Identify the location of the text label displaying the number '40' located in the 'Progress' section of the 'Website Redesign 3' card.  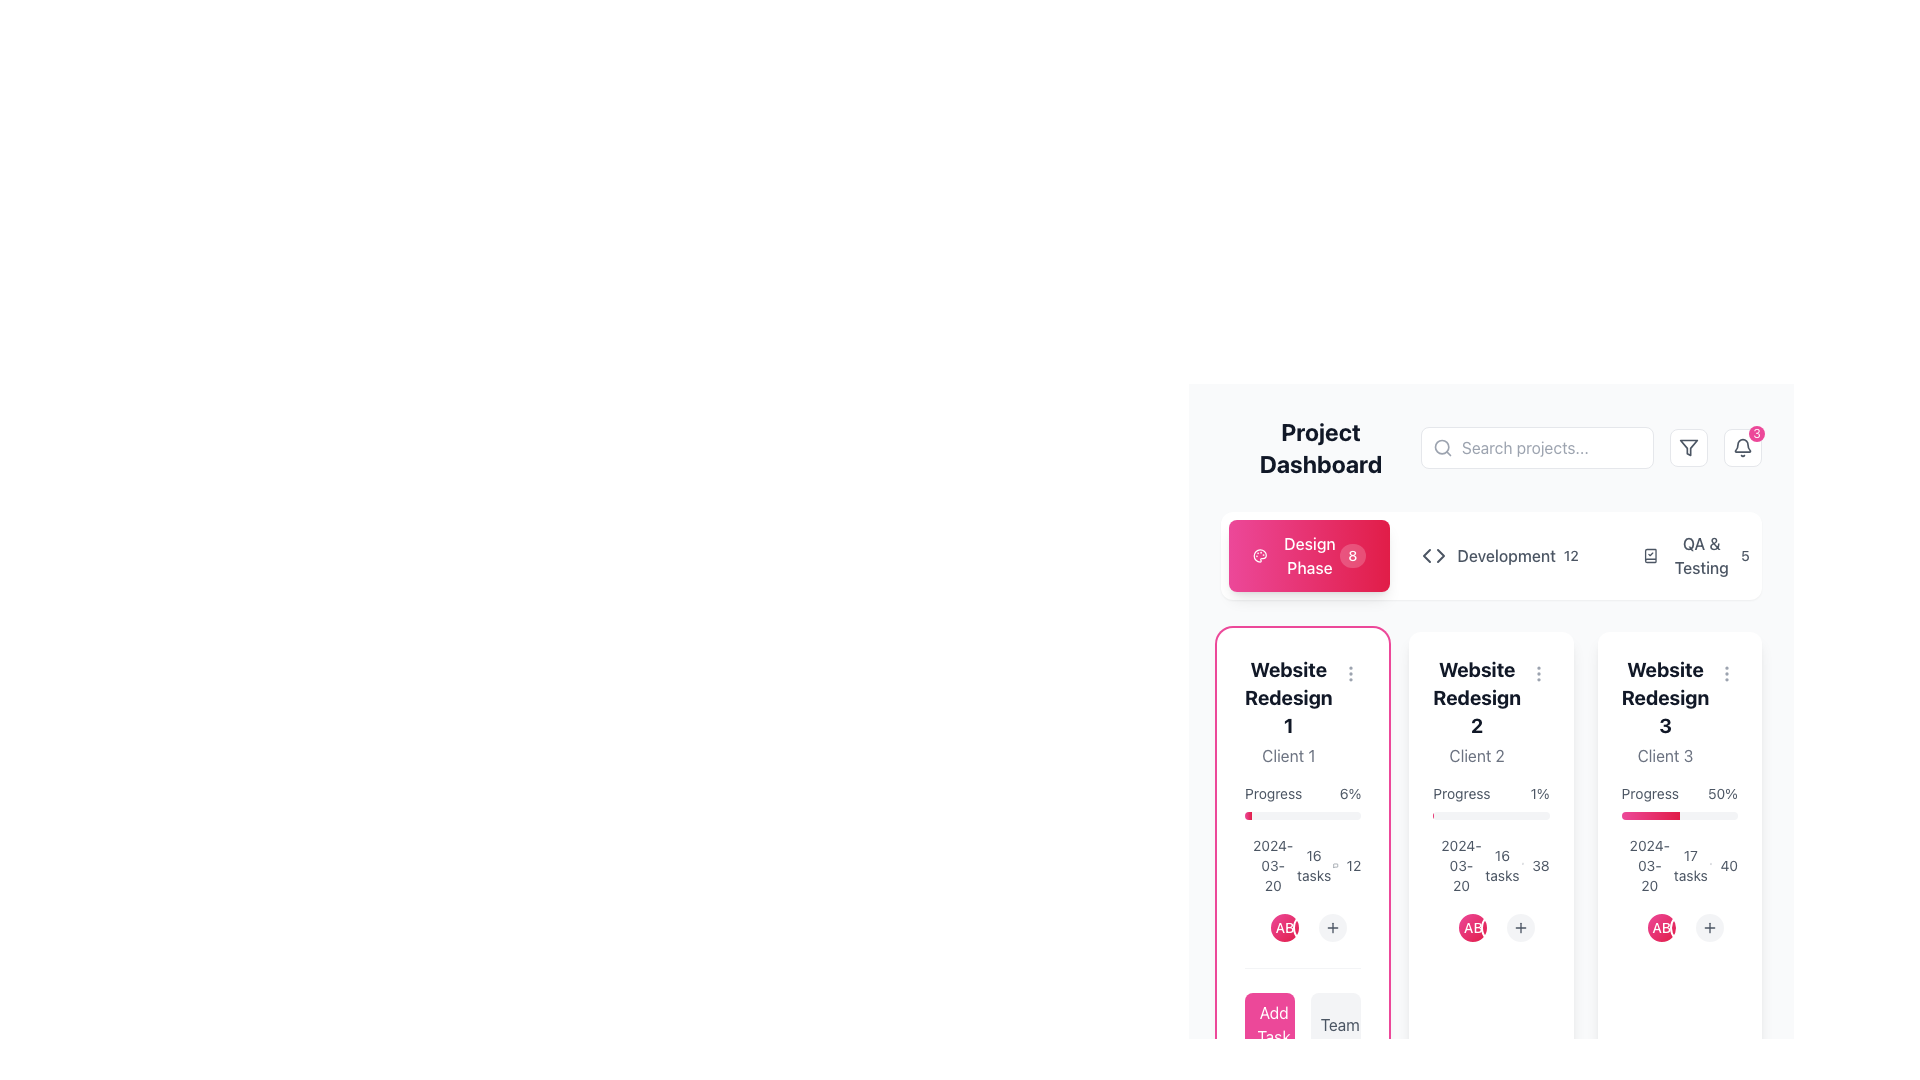
(1728, 865).